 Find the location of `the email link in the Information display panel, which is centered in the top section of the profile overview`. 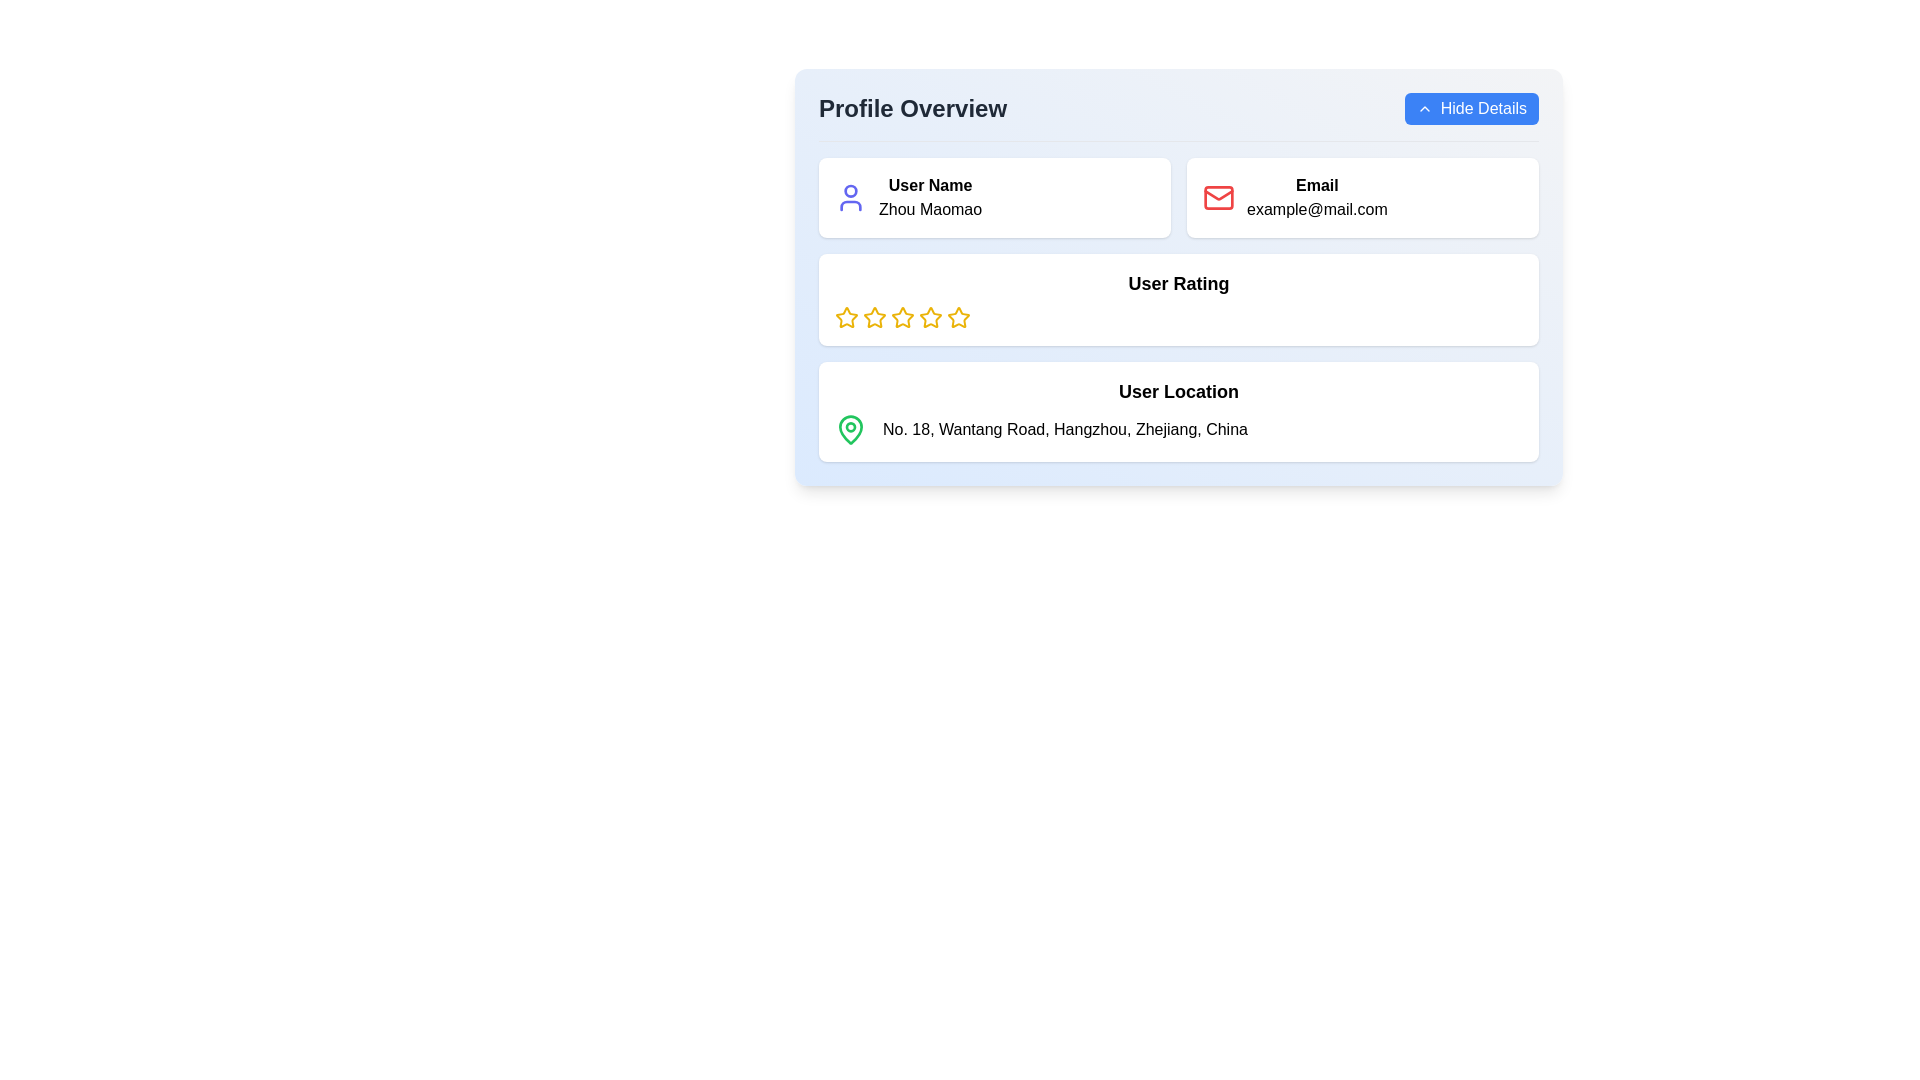

the email link in the Information display panel, which is centered in the top section of the profile overview is located at coordinates (1179, 197).